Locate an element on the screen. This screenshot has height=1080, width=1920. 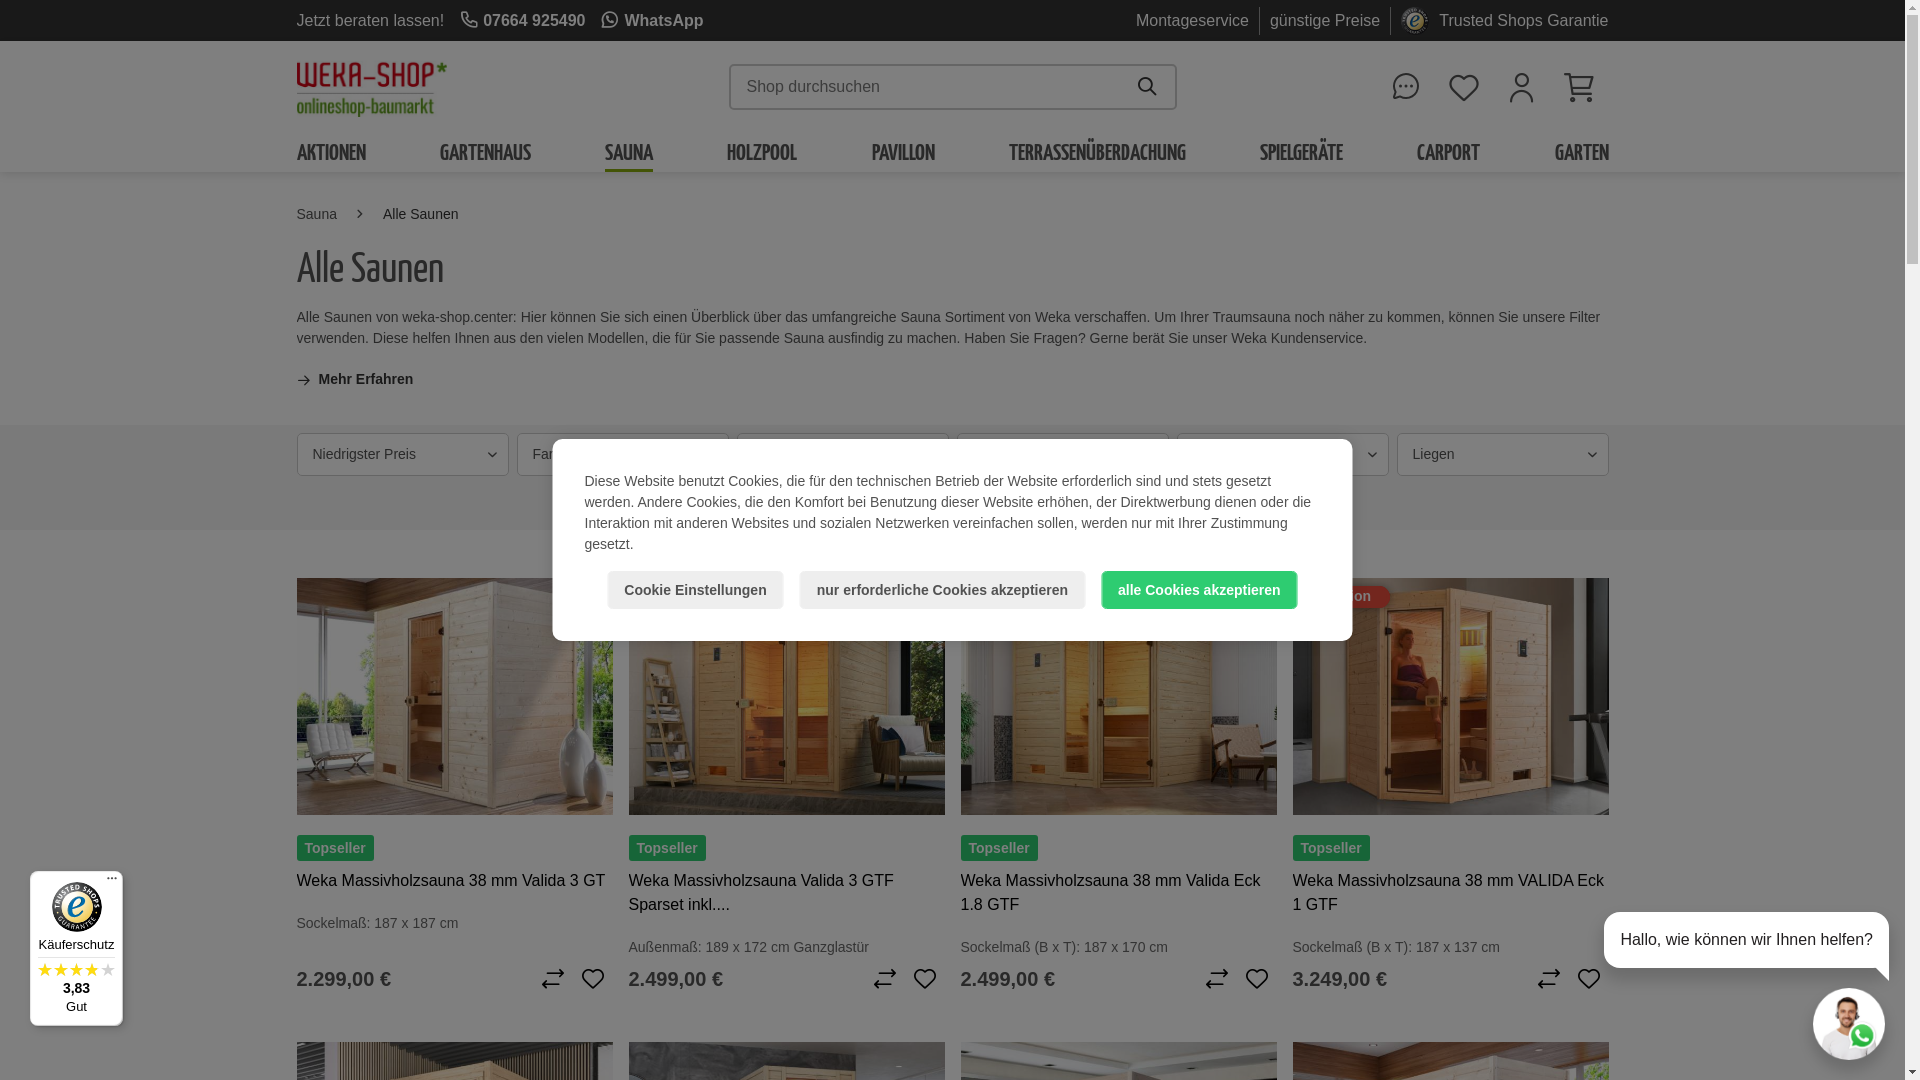
'Mein Konto' is located at coordinates (1492, 86).